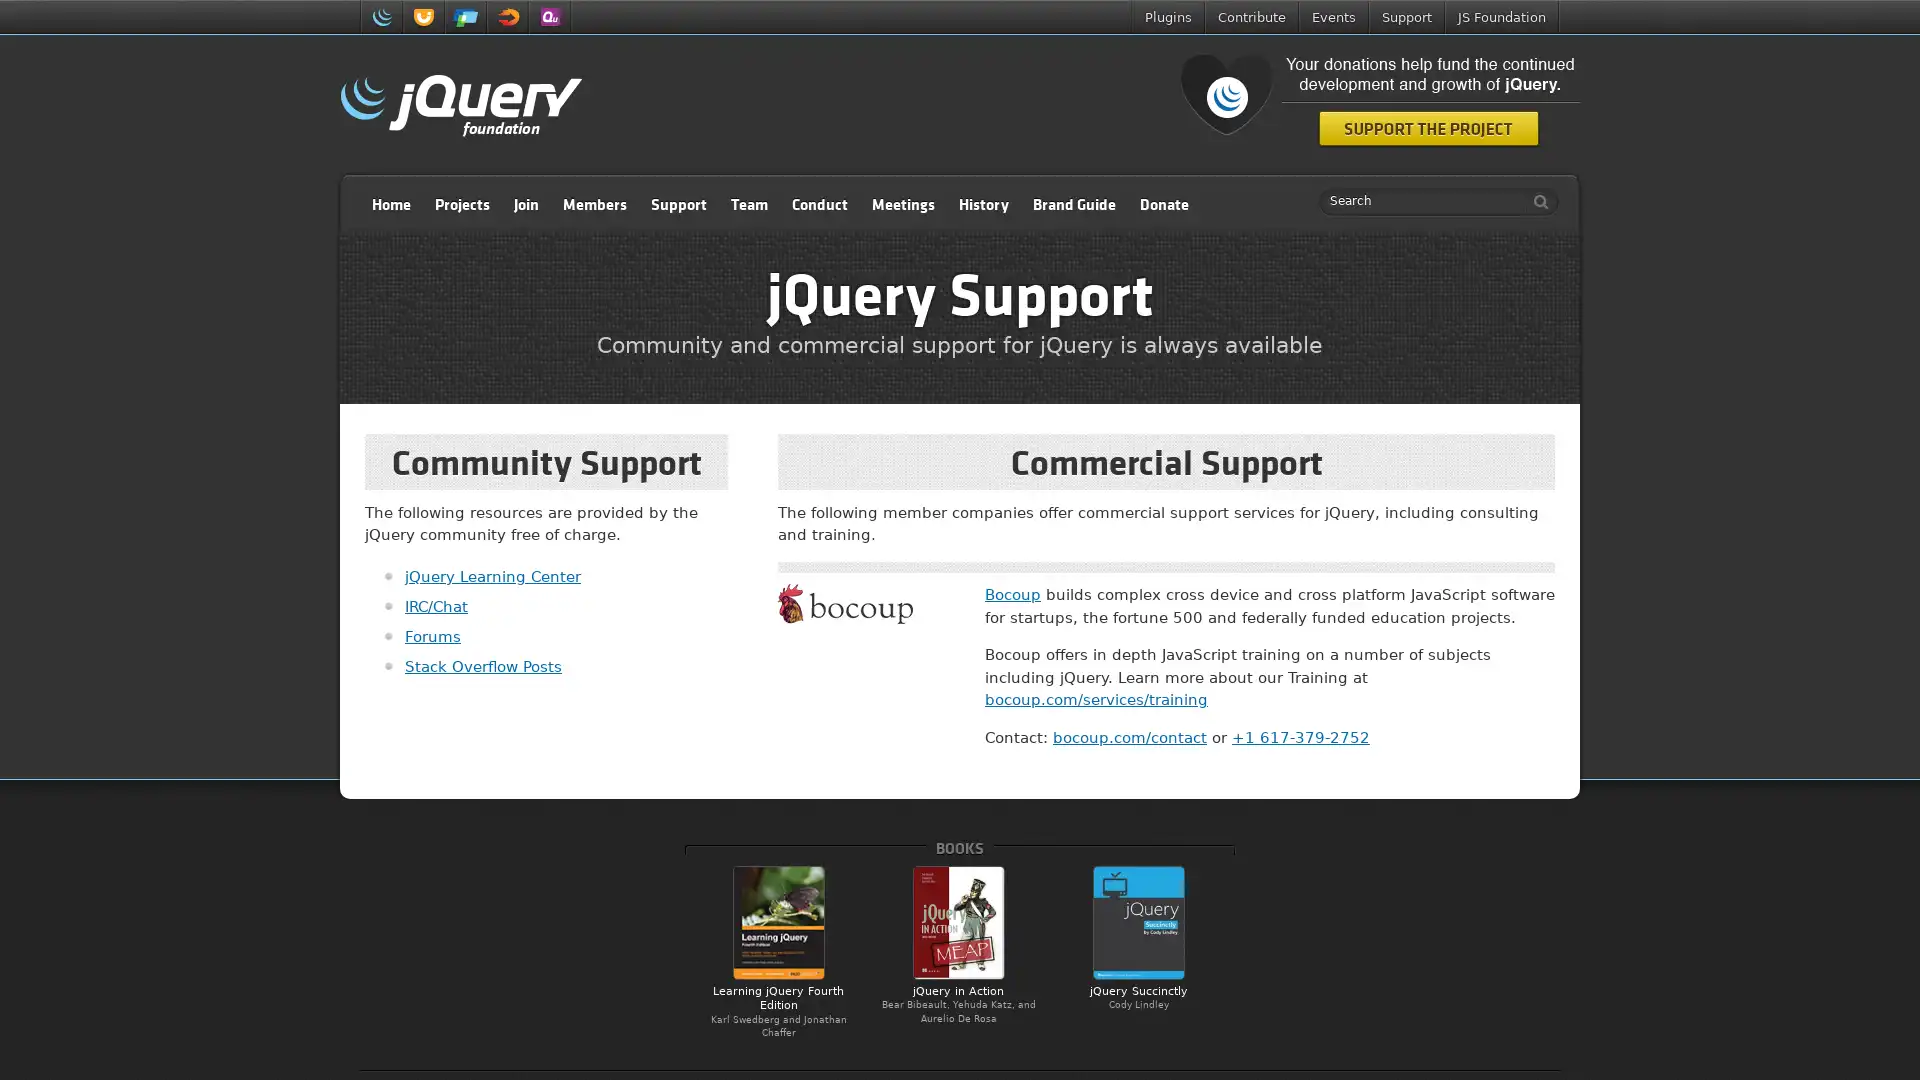  I want to click on search, so click(1535, 201).